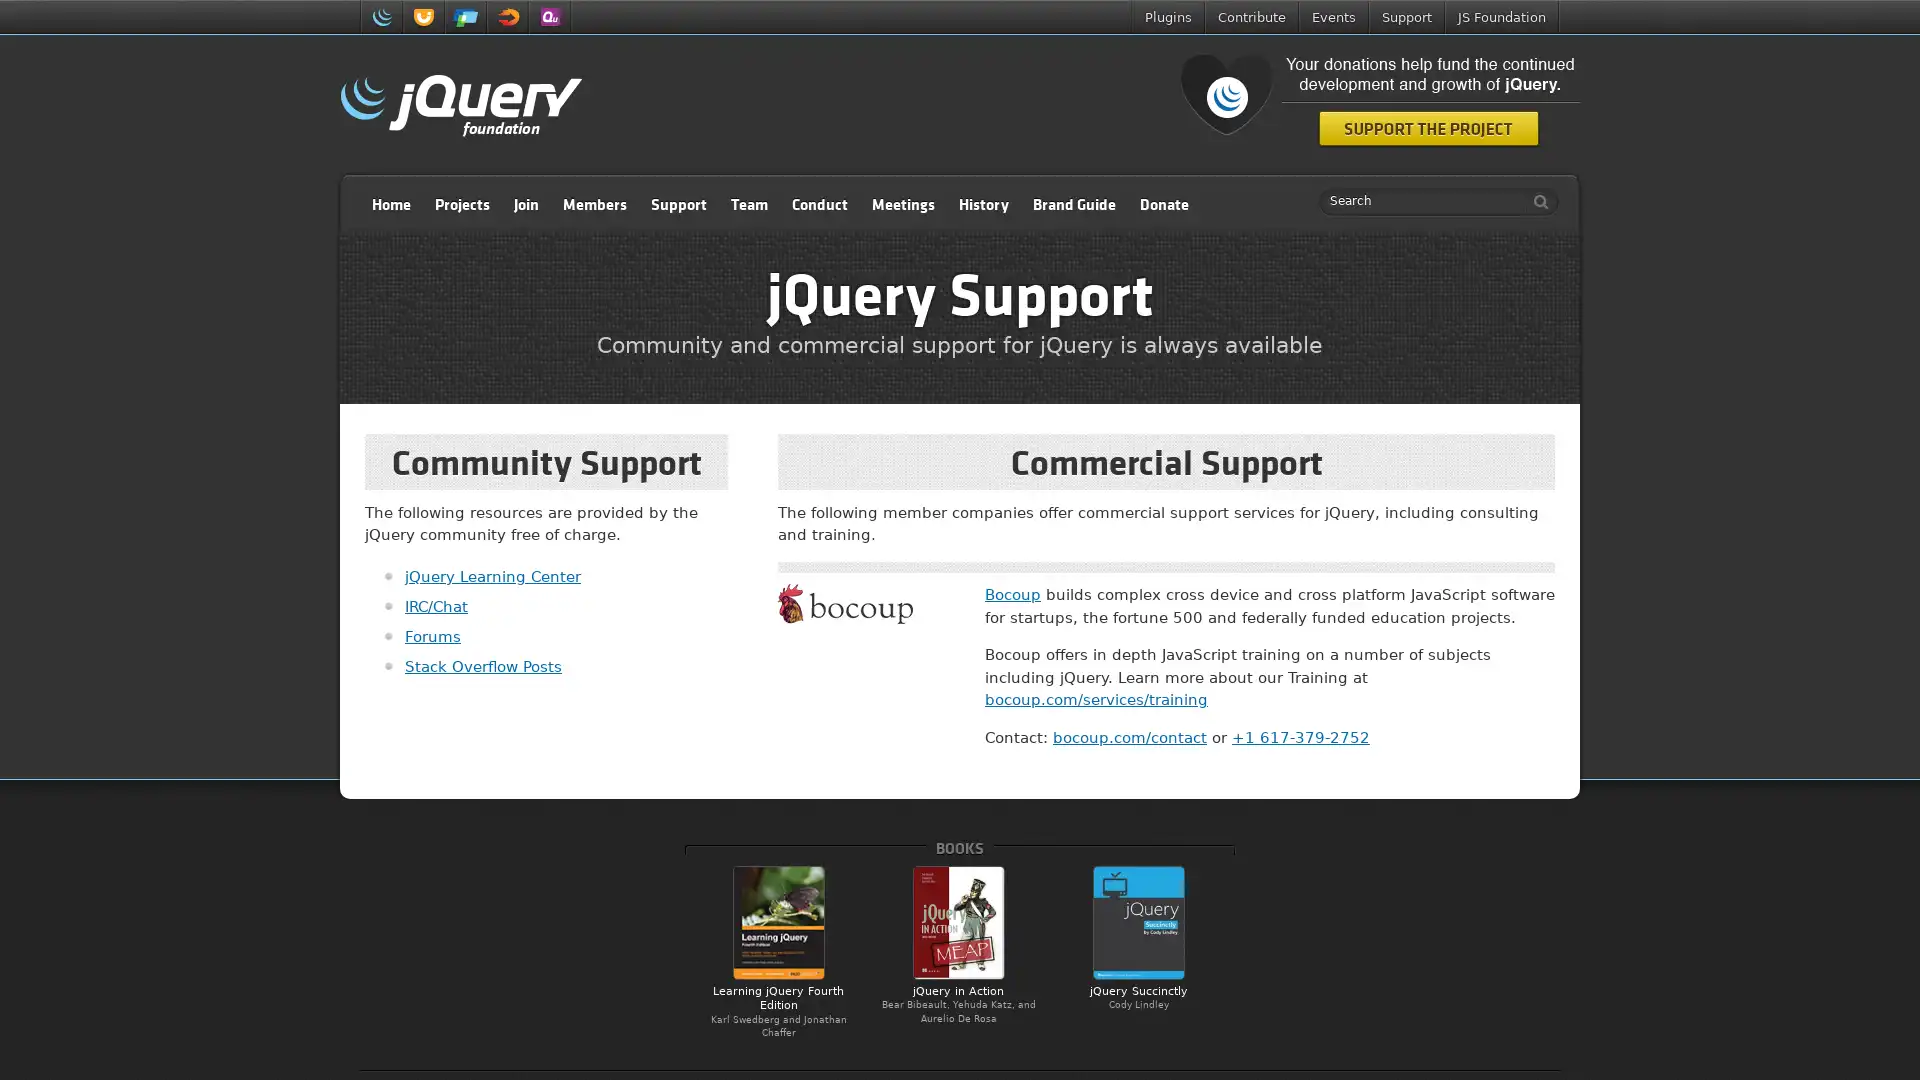  I want to click on search, so click(1535, 201).